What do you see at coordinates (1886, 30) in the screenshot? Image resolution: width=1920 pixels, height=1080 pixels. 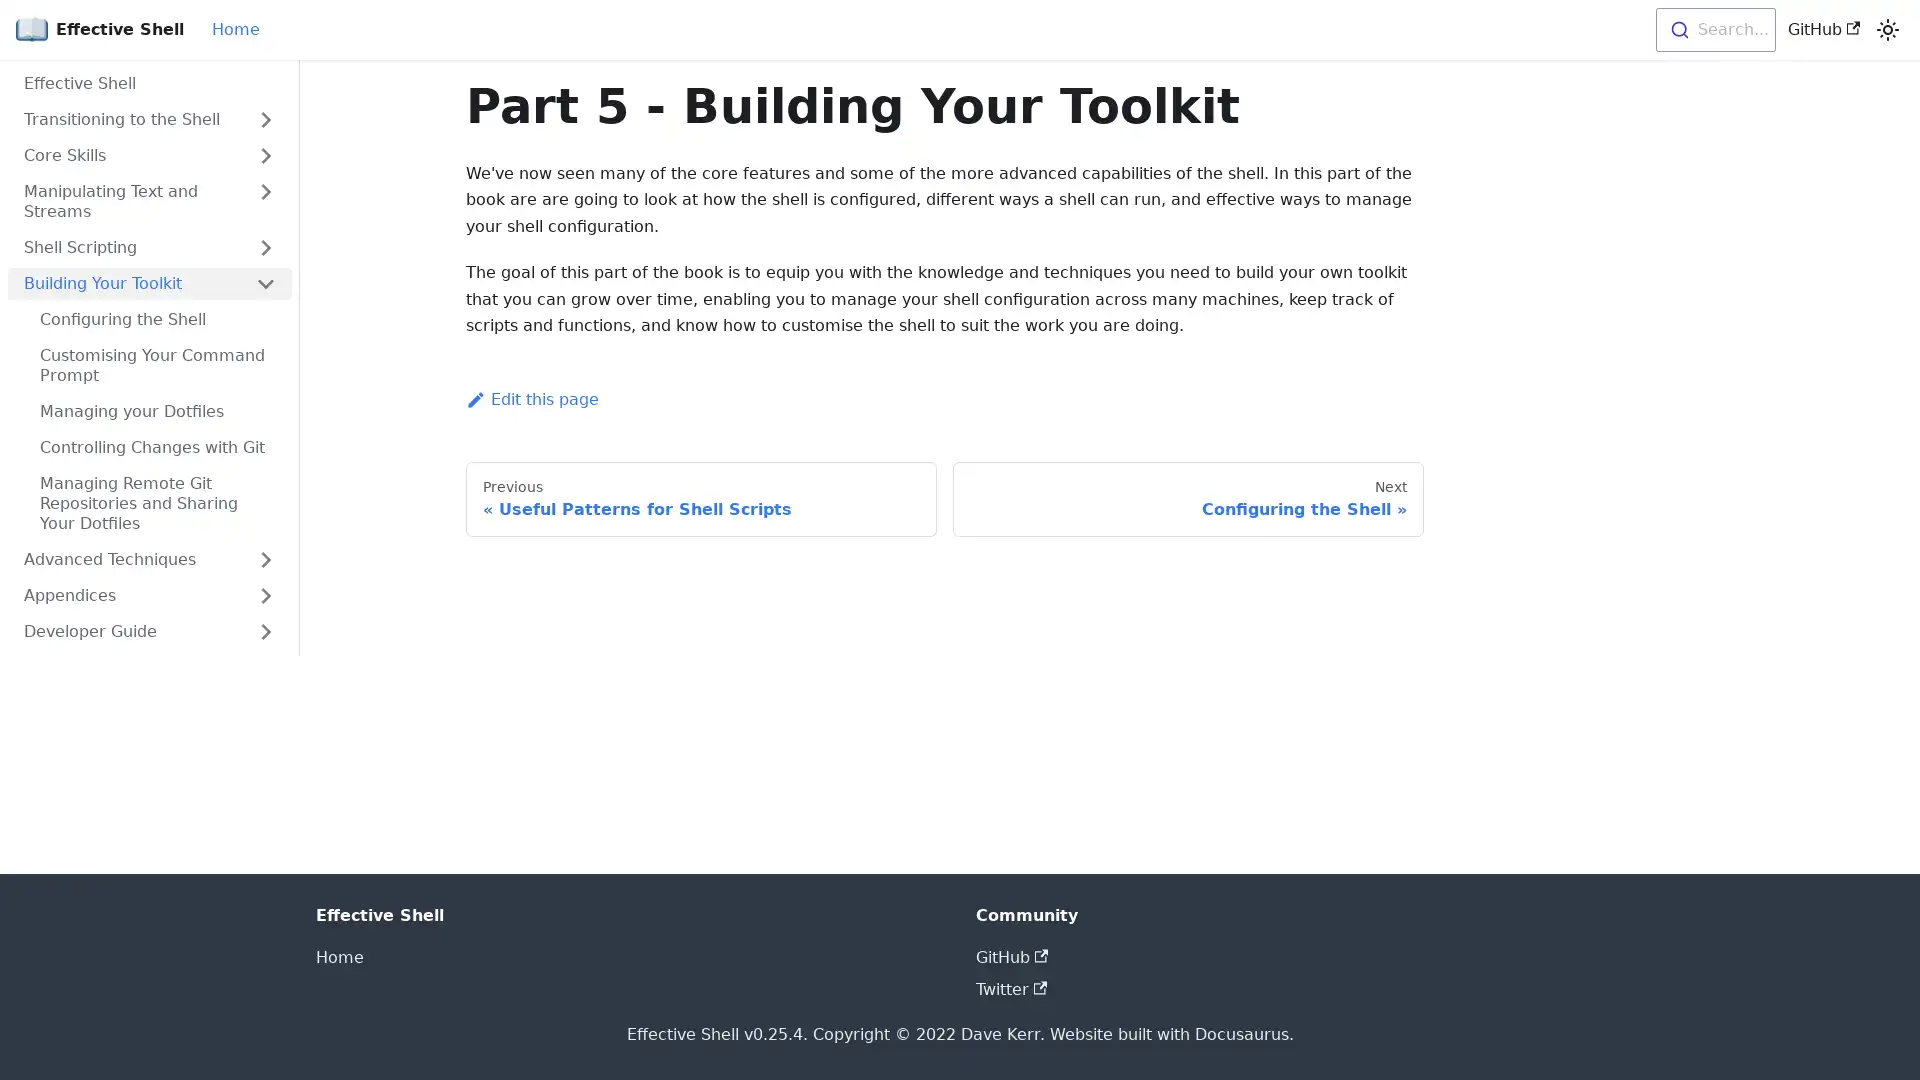 I see `Switch between dark and light mode (currently light mode)` at bounding box center [1886, 30].